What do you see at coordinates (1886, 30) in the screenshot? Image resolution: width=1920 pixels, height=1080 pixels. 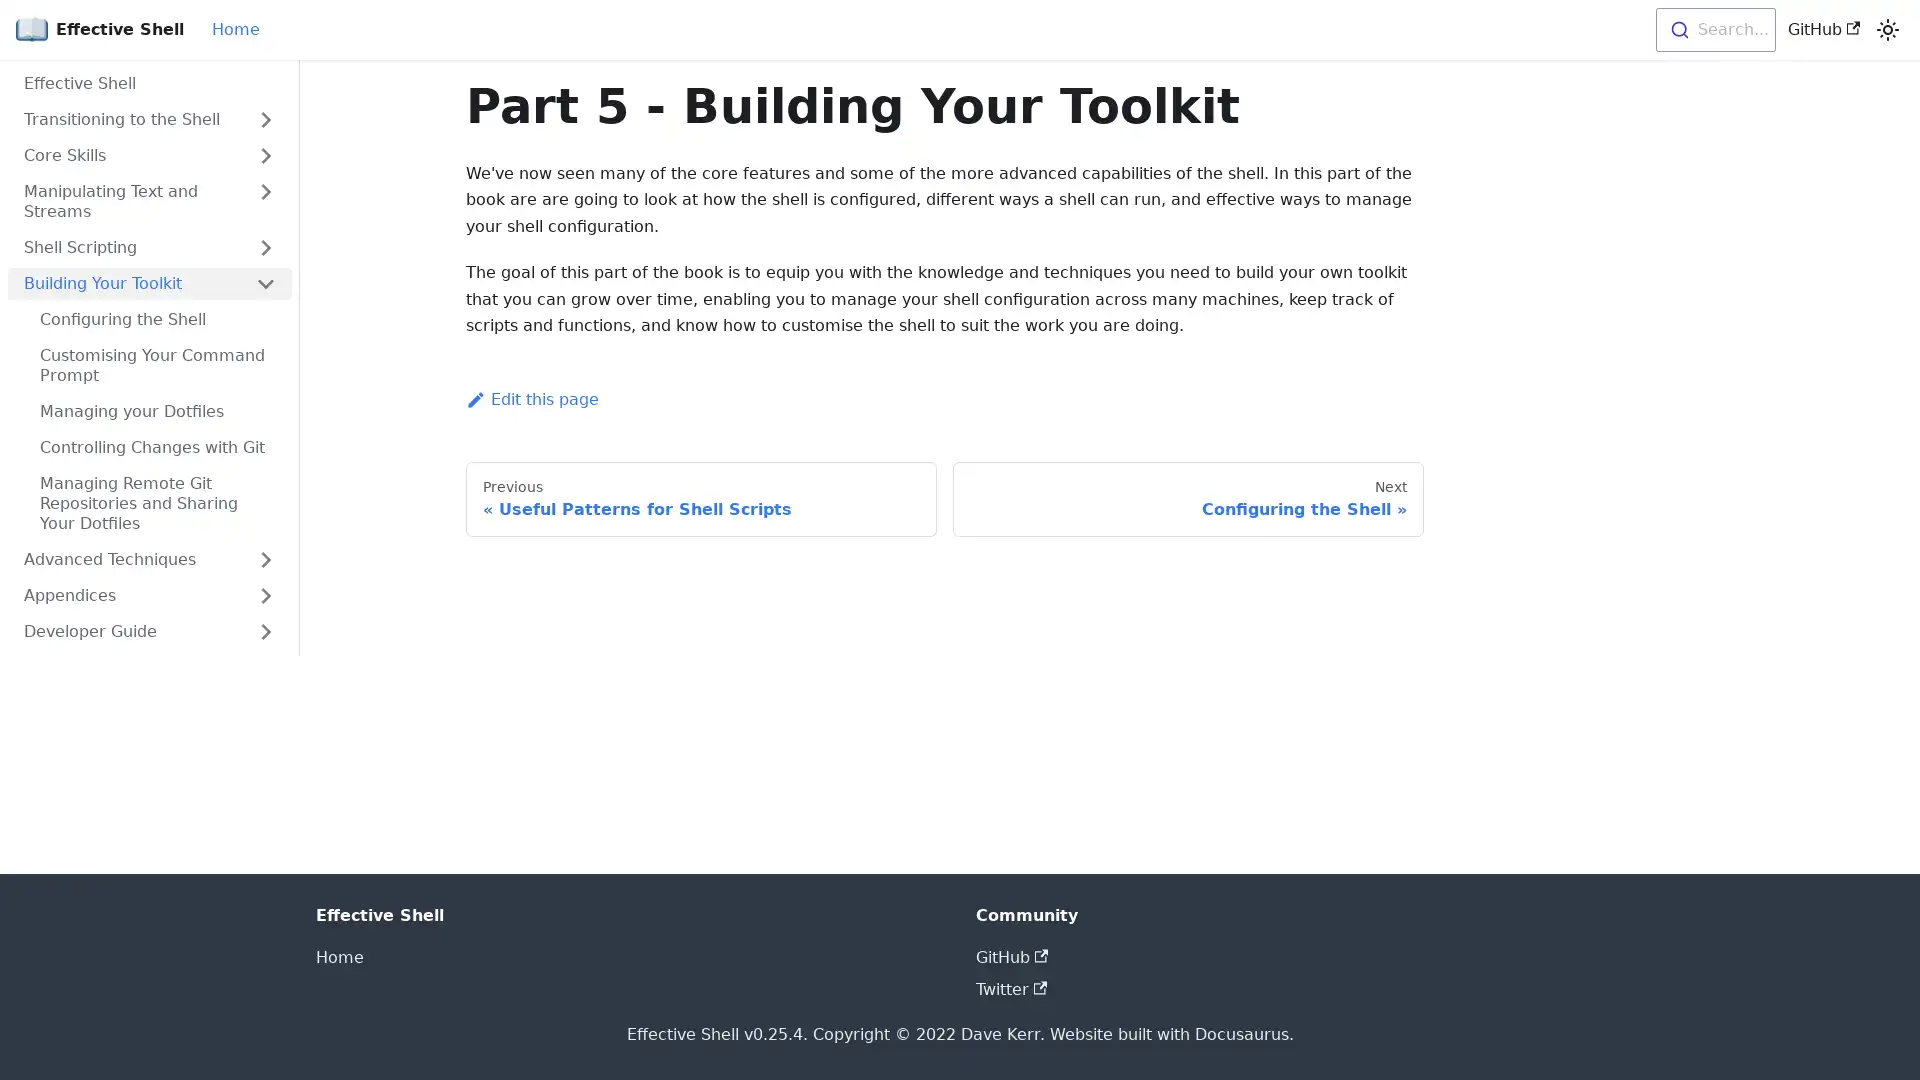 I see `Switch between dark and light mode (currently light mode)` at bounding box center [1886, 30].